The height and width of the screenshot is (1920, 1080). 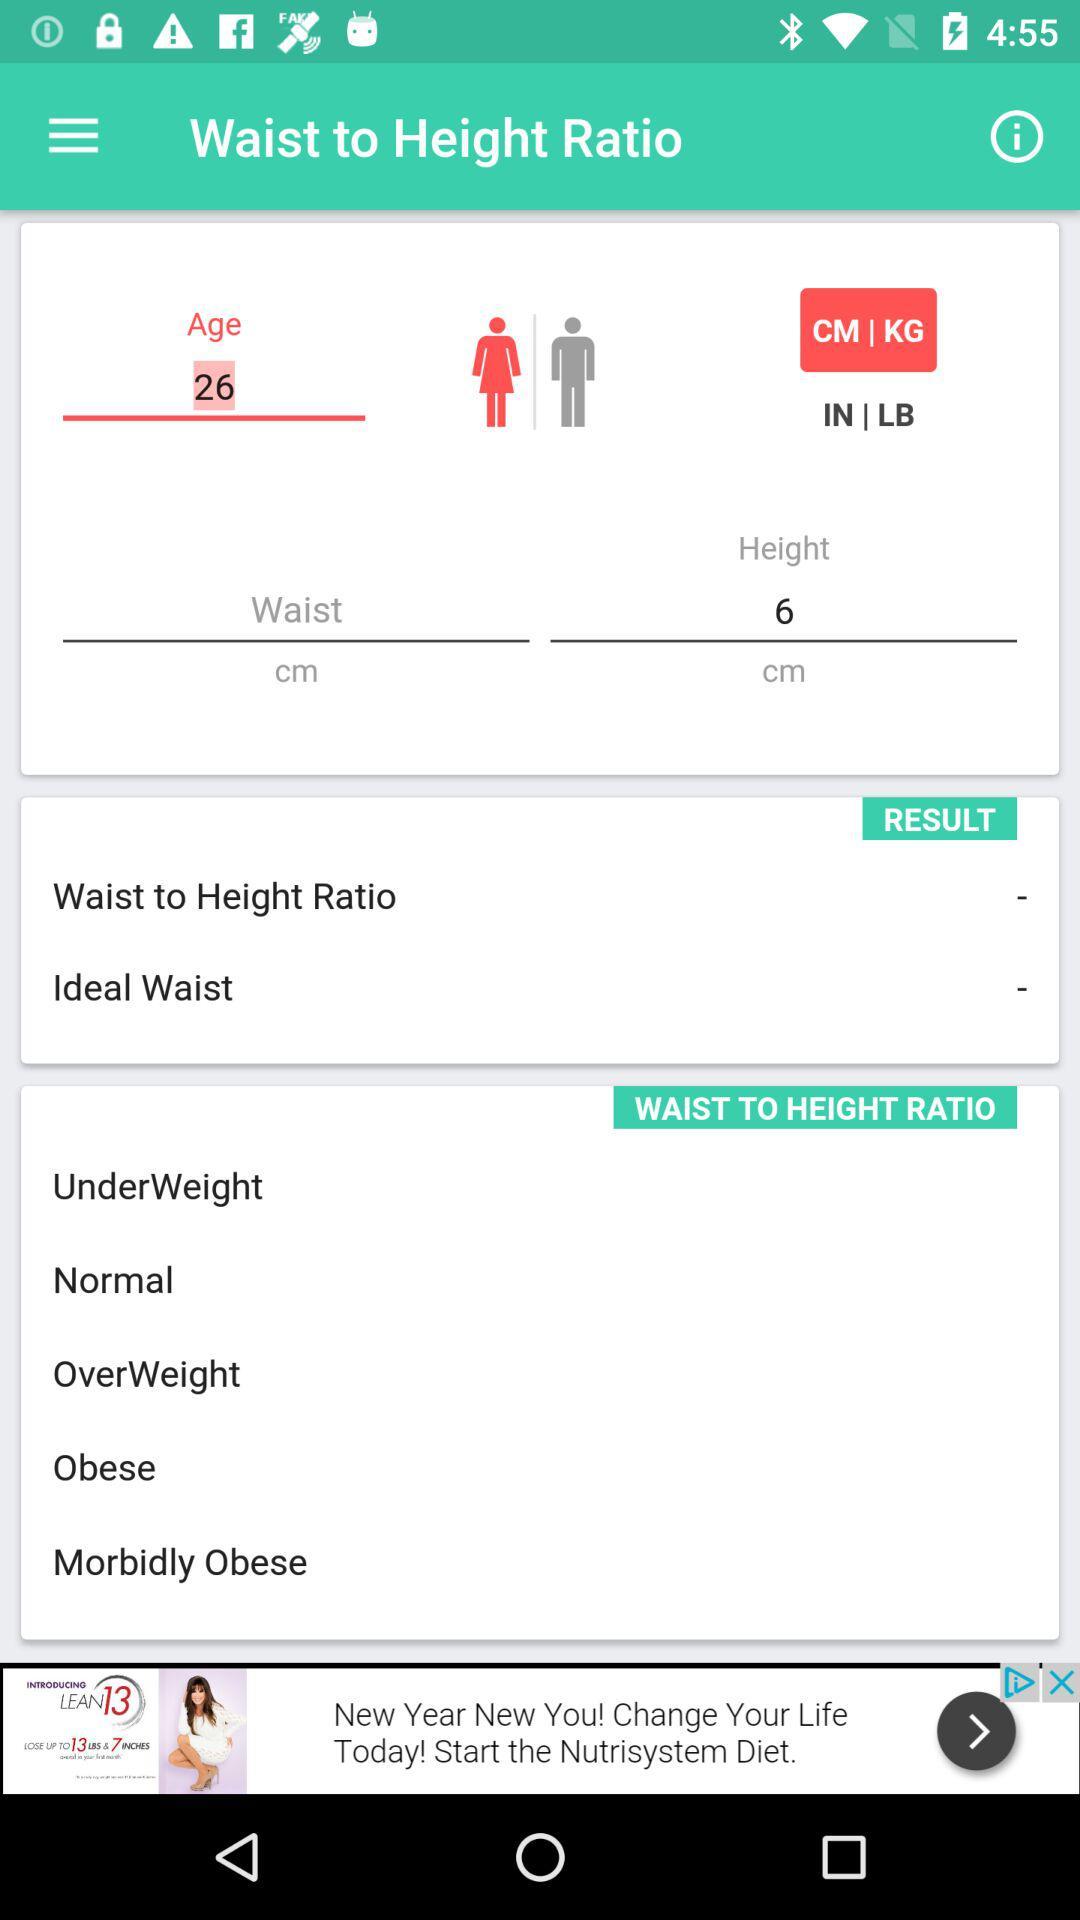 I want to click on the women image right to age 26, so click(x=495, y=372).